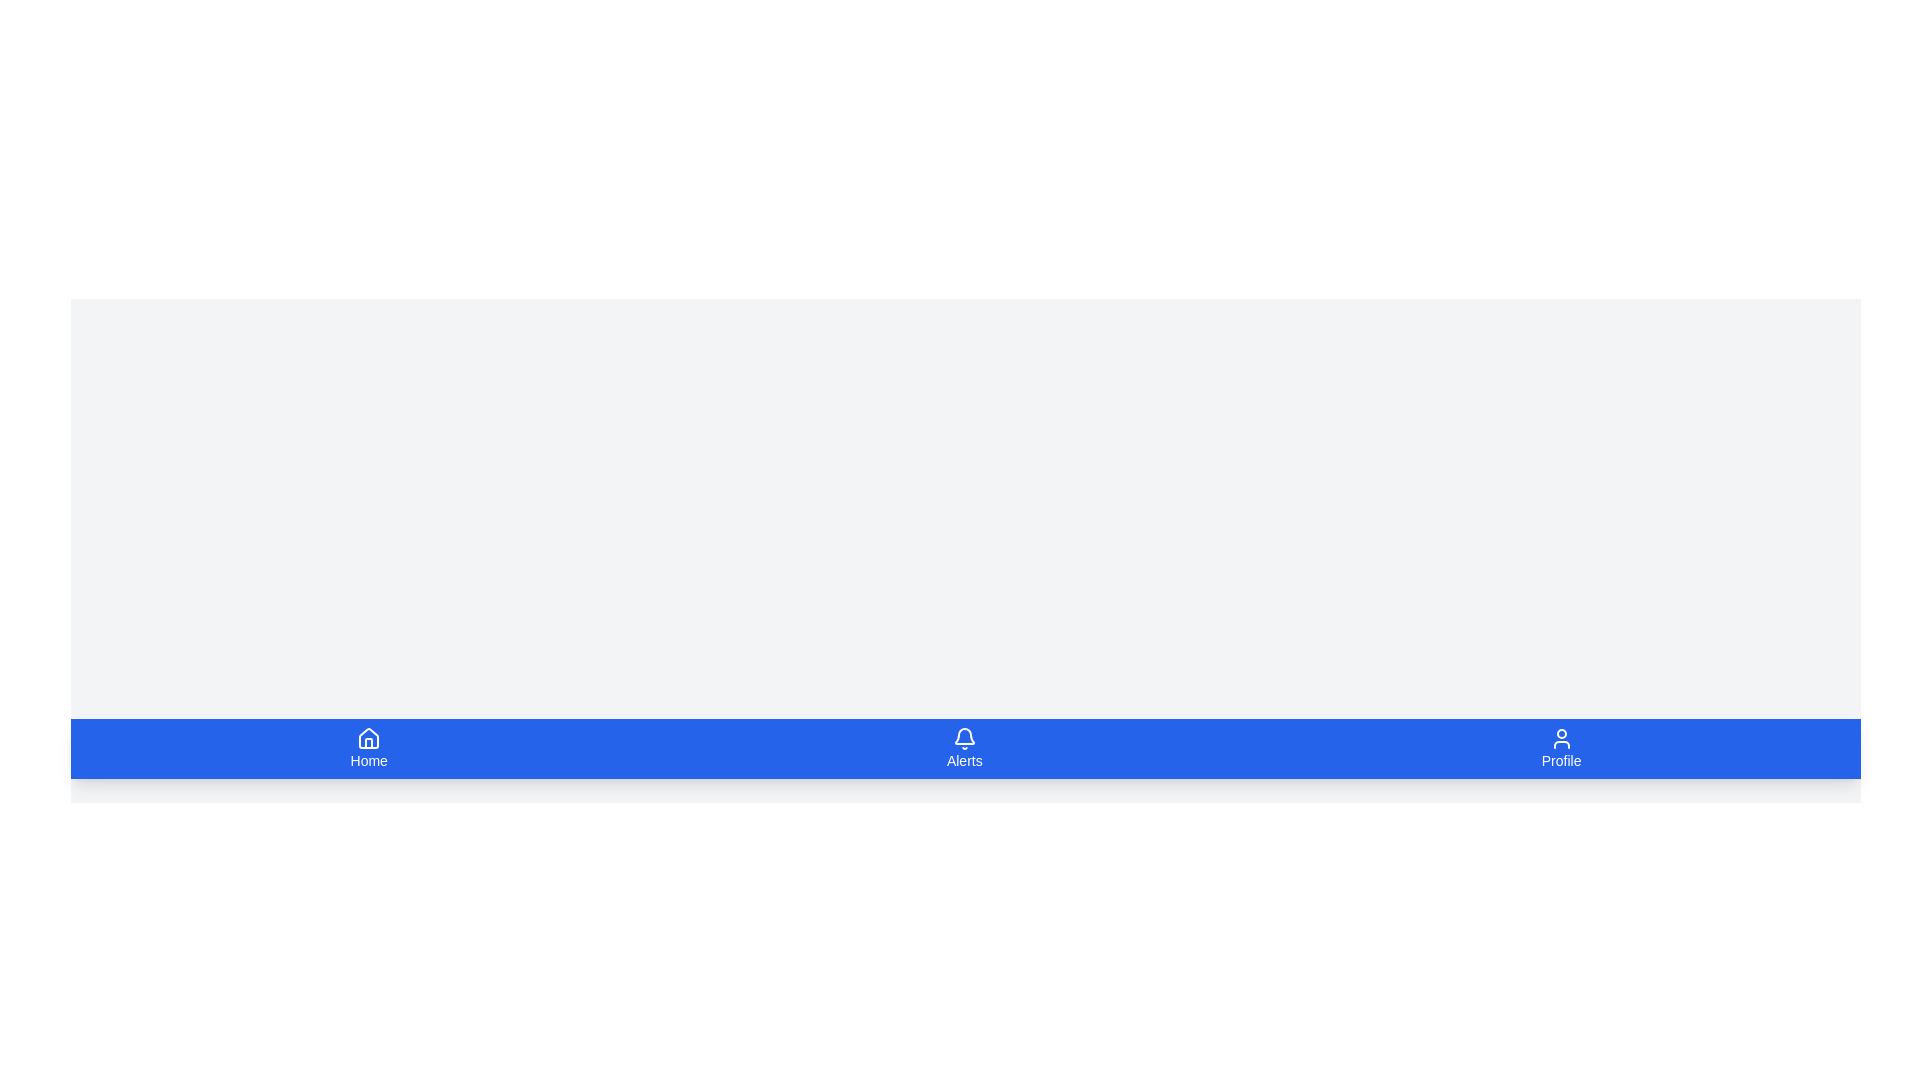 The height and width of the screenshot is (1080, 1920). Describe the element at coordinates (369, 760) in the screenshot. I see `the 'Home' text label in the bottom navigation bar, which serves as a label for the corresponding navigation option and is positioned below a house icon` at that location.